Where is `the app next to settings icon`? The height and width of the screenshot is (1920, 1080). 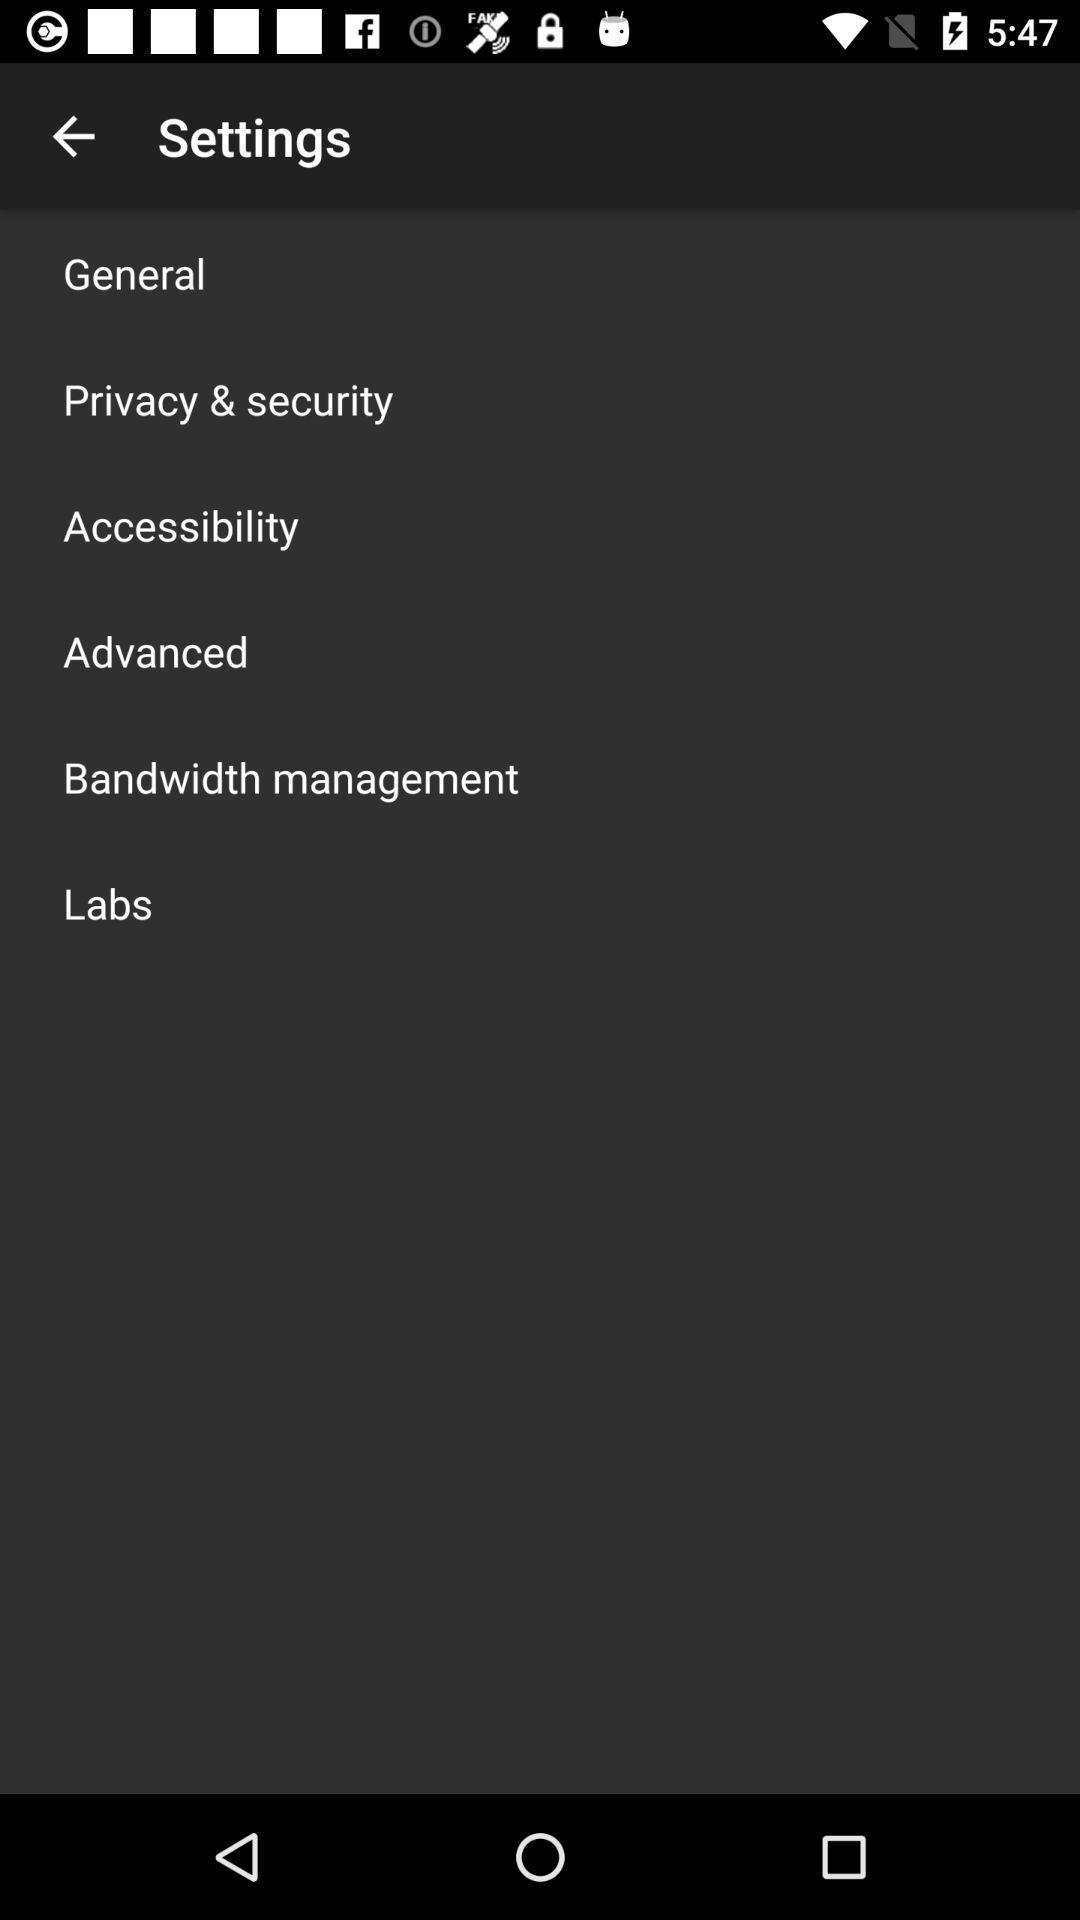
the app next to settings icon is located at coordinates (72, 135).